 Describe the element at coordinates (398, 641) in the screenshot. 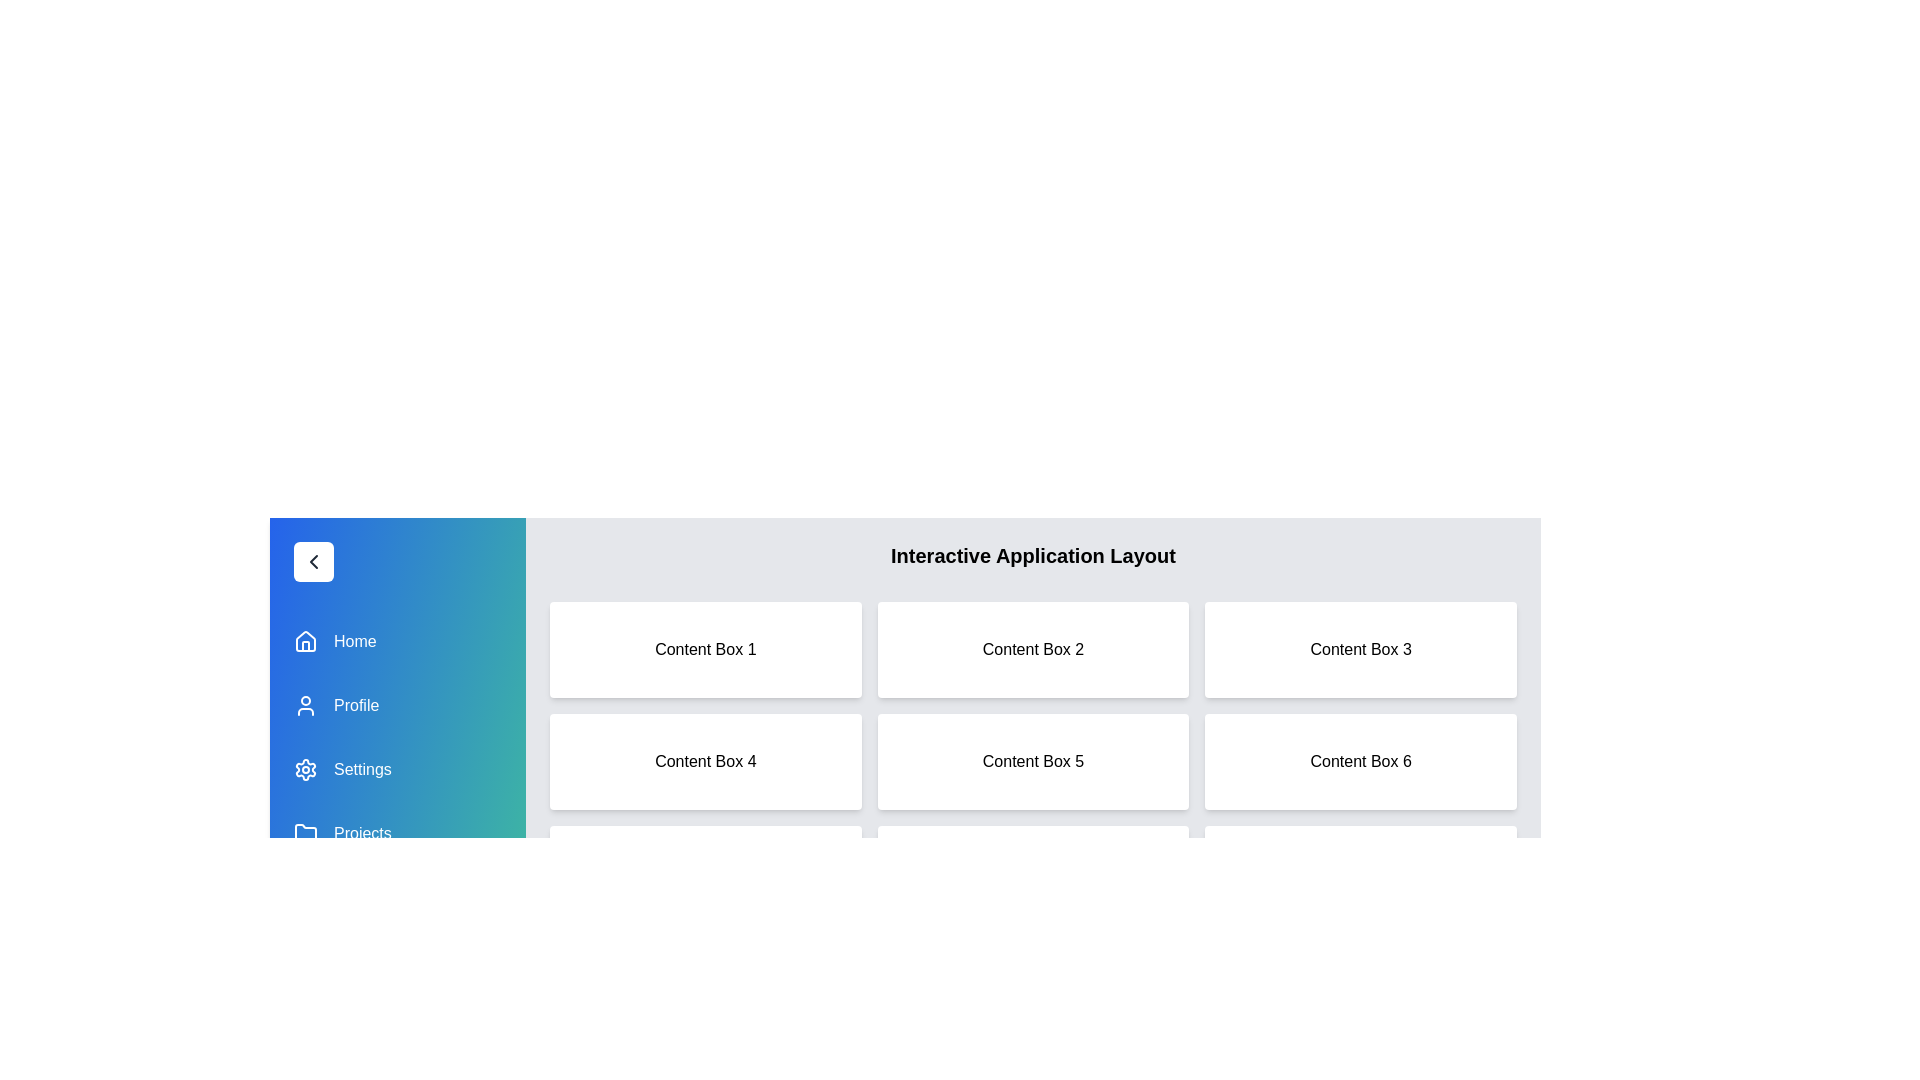

I see `the menu item Home to navigate or activate its associated functionality` at that location.